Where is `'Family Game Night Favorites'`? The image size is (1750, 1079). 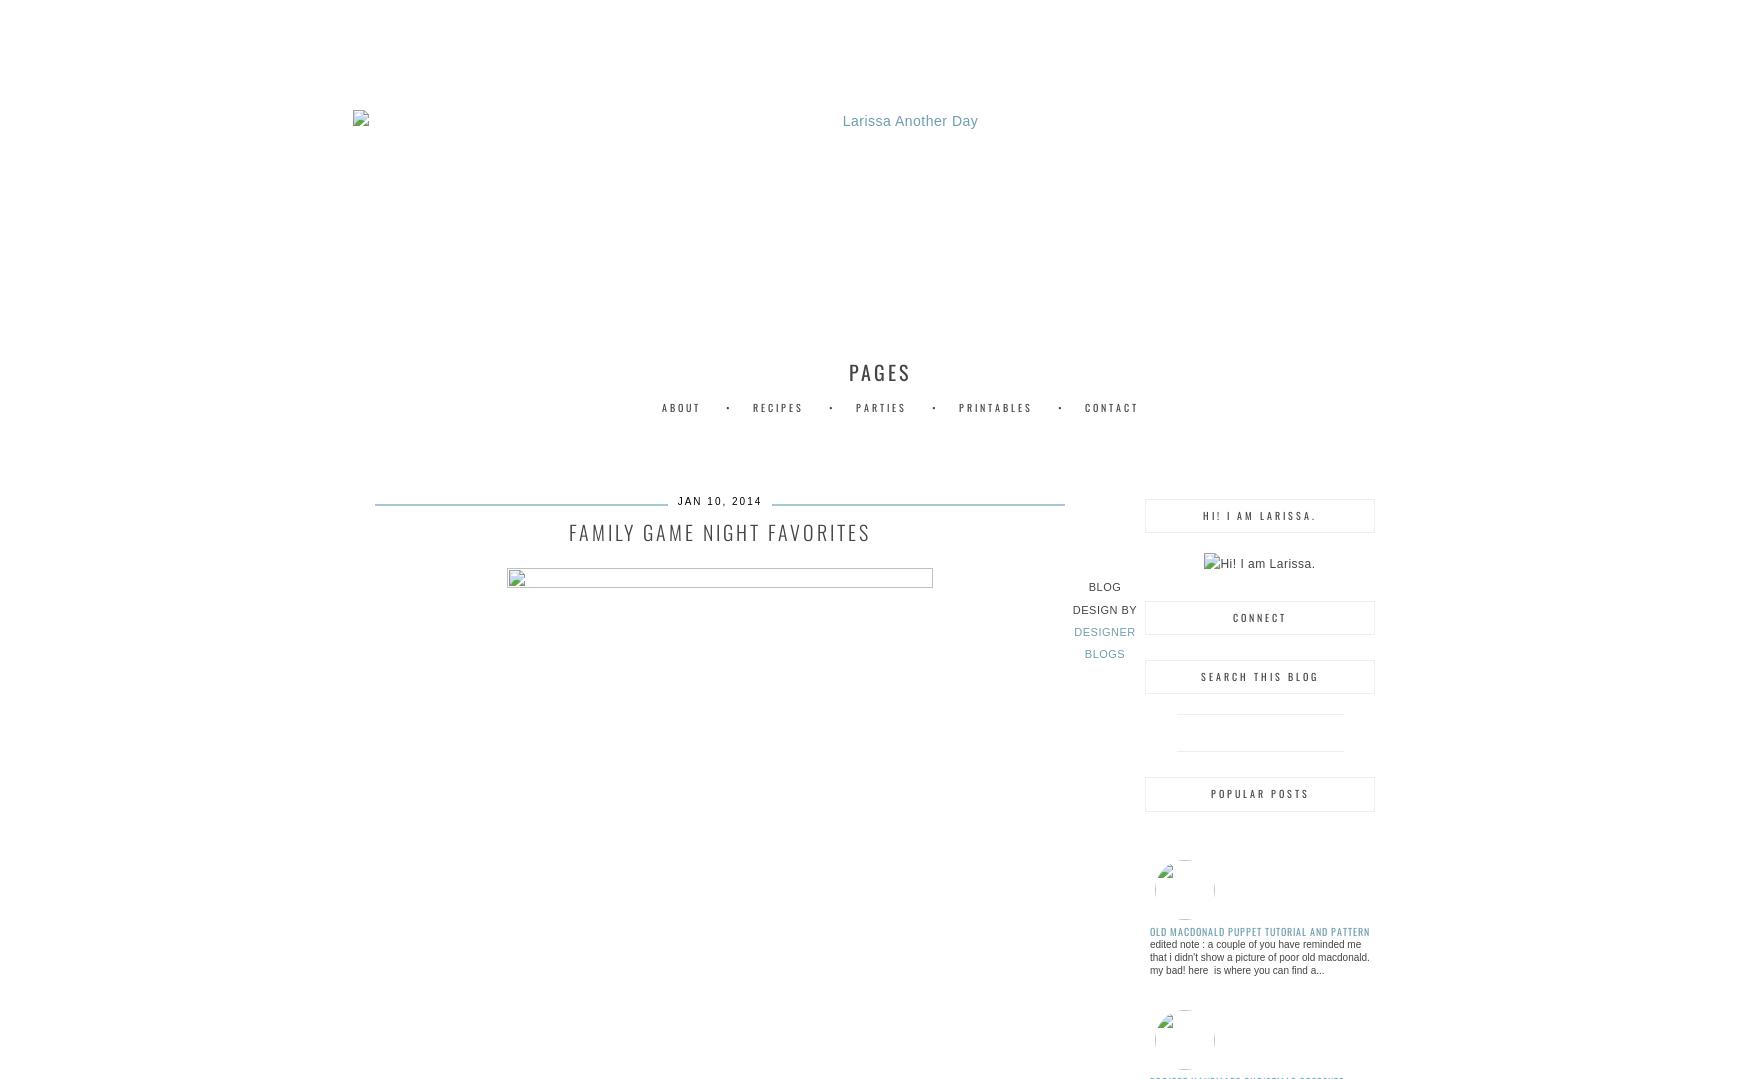 'Family Game Night Favorites' is located at coordinates (719, 530).